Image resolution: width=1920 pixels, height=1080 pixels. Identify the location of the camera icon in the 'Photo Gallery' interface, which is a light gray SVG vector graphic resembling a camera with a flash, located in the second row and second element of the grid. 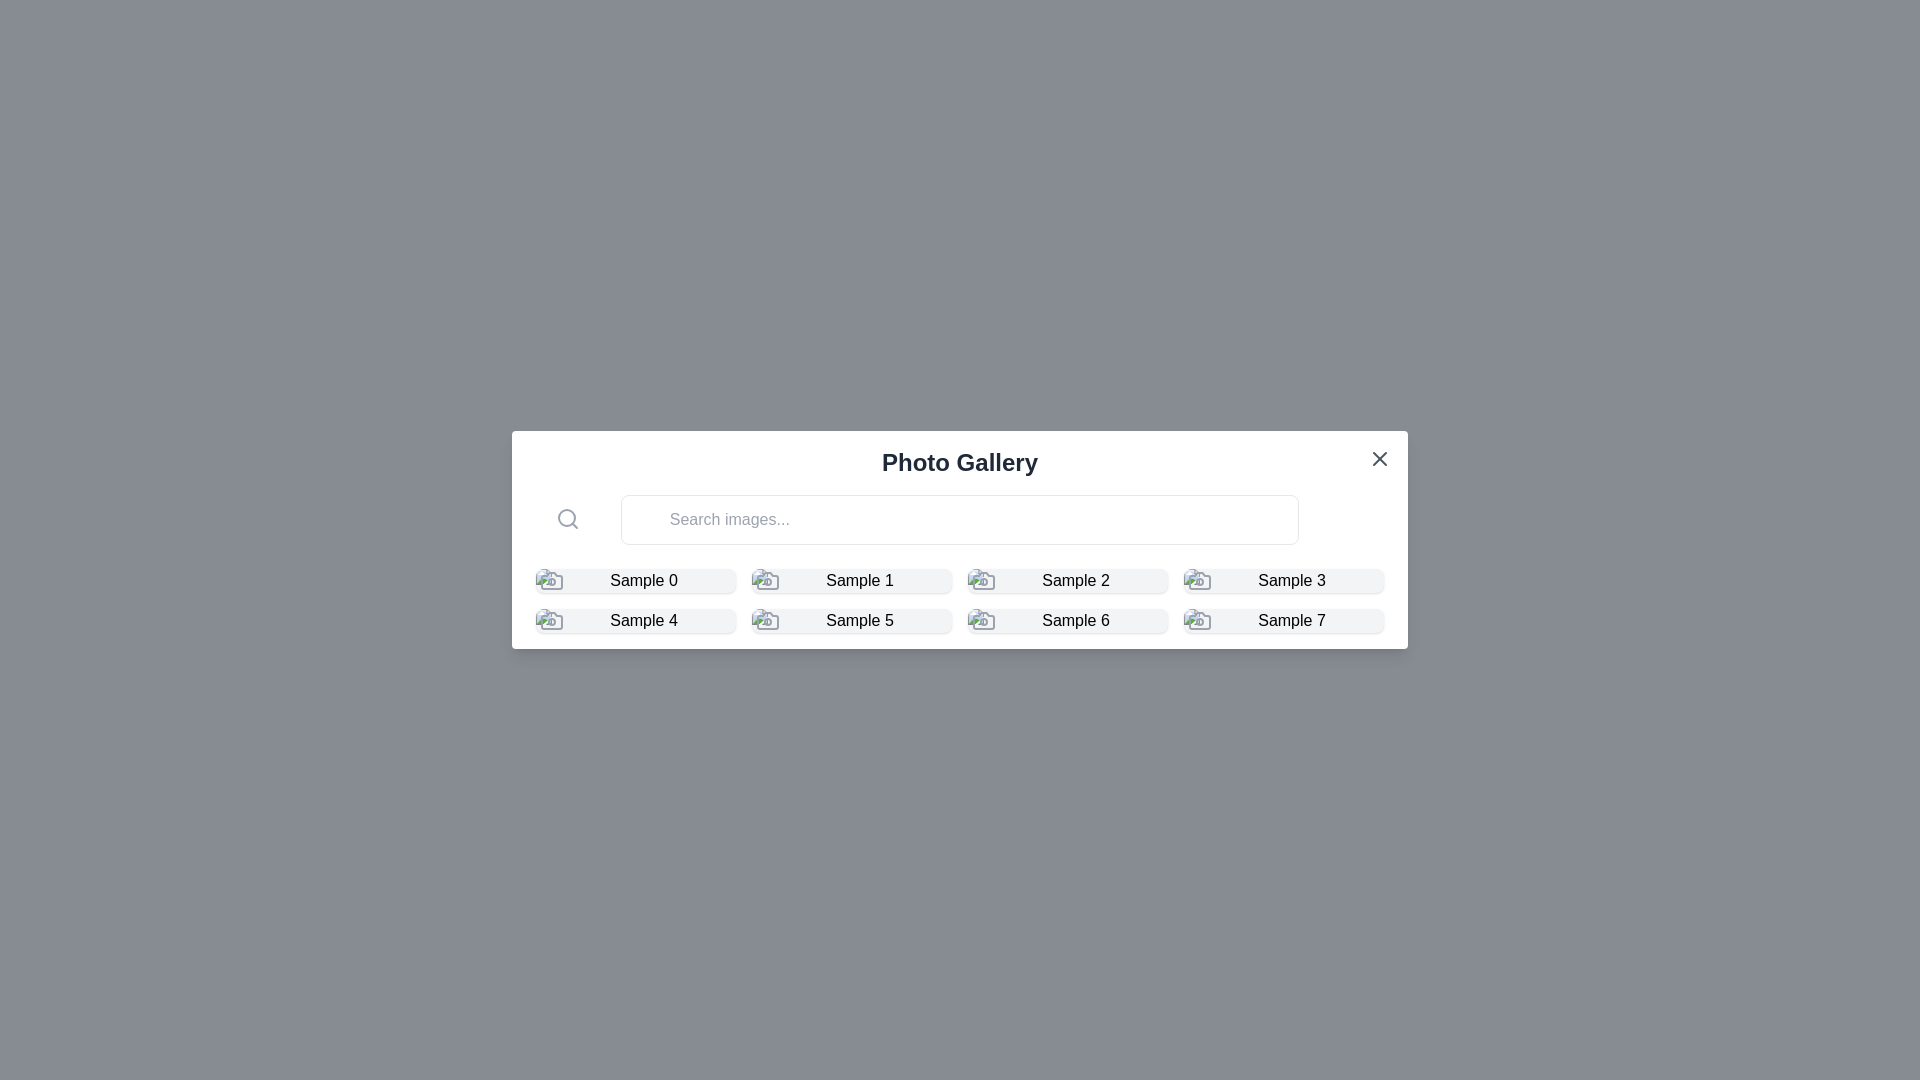
(767, 620).